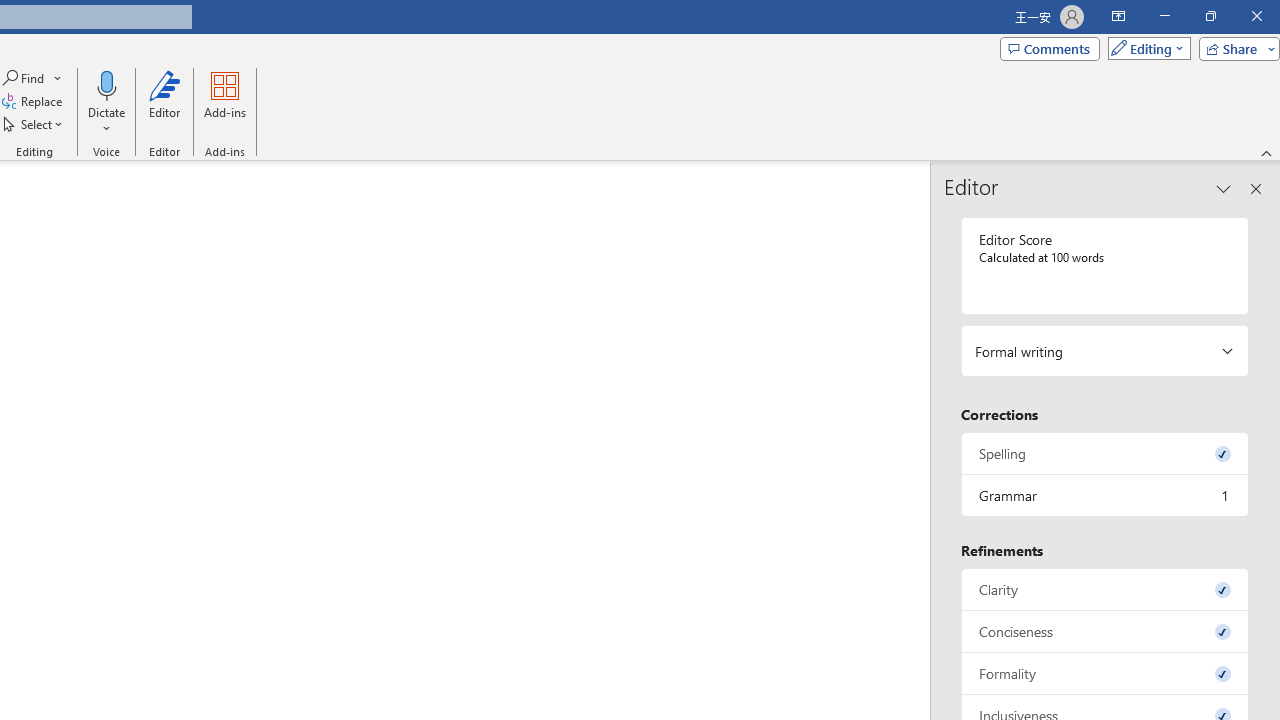  I want to click on 'Clarity, 0 issues. Press space or enter to review items.', so click(1104, 588).